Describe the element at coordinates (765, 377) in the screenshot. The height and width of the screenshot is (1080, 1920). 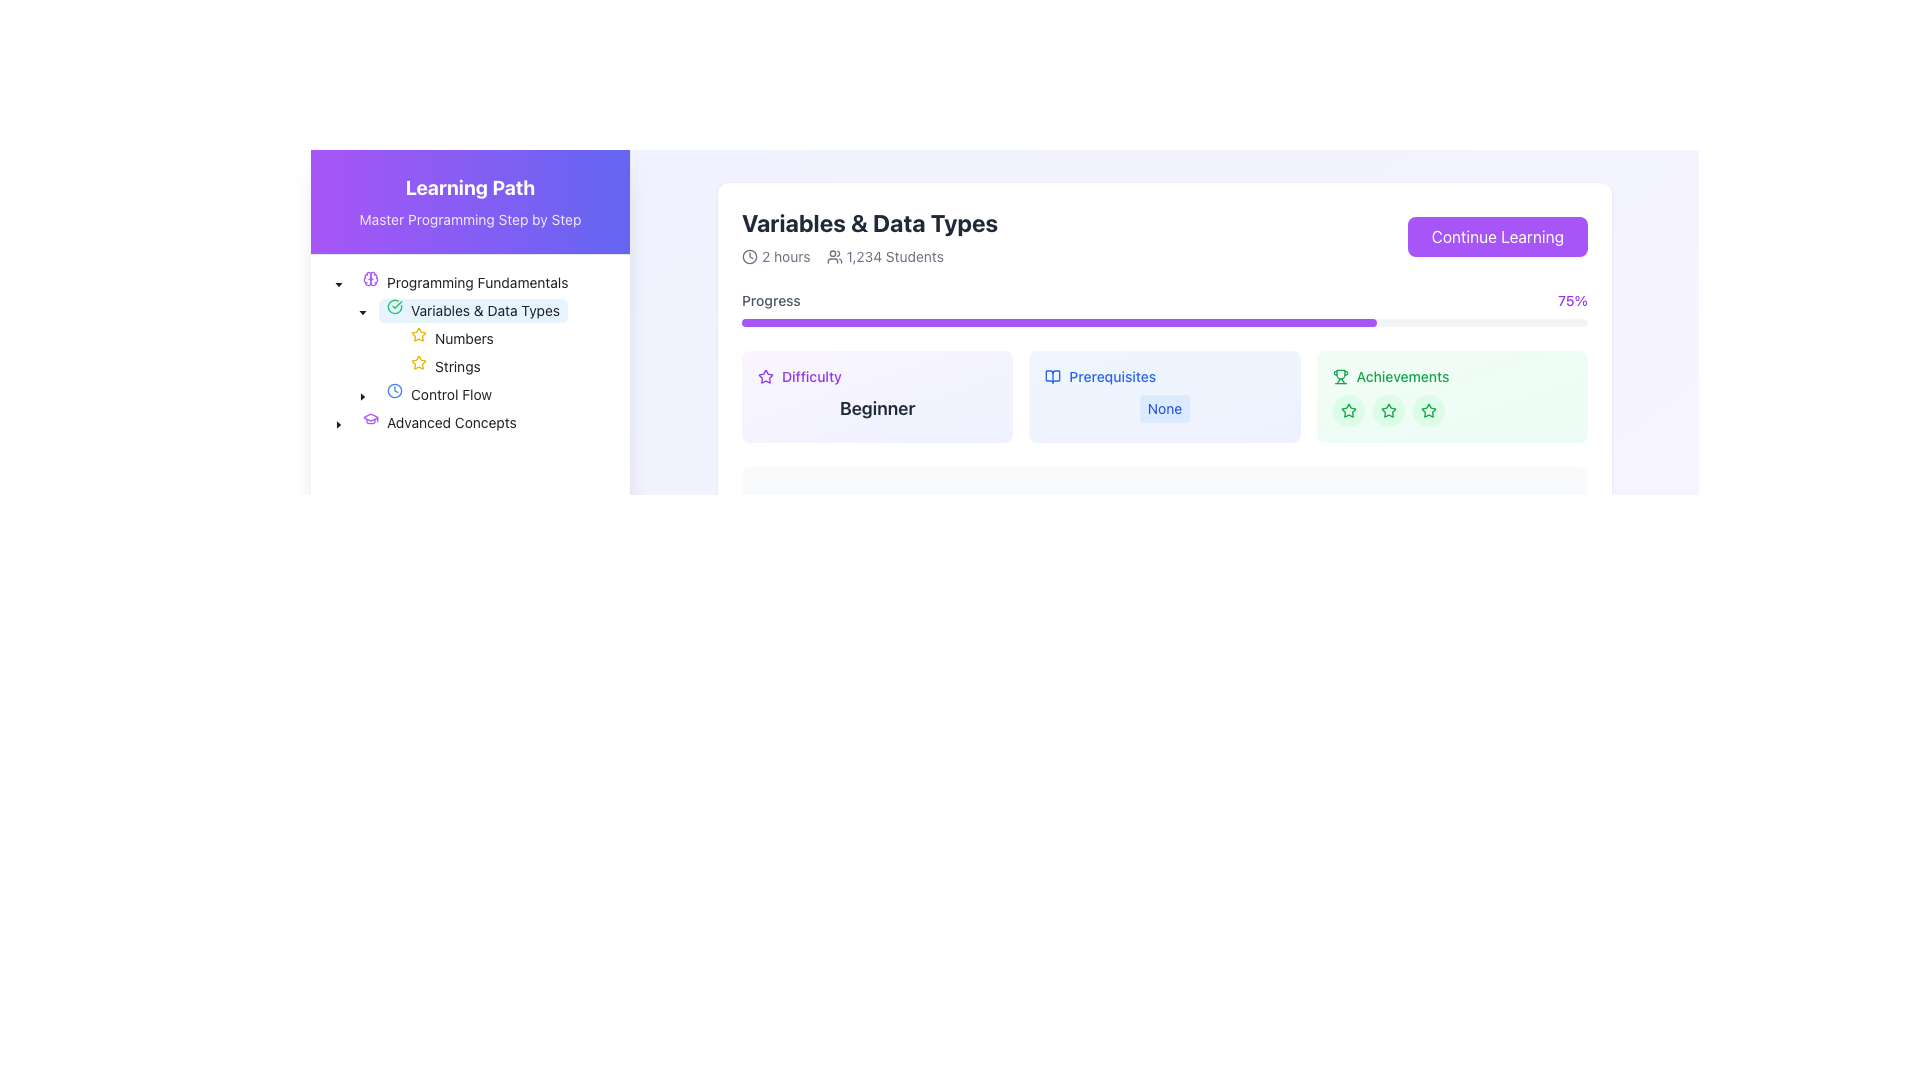
I see `the rating icon located in the 'Difficulty' section, positioned to the left of the text 'Difficulty'` at that location.